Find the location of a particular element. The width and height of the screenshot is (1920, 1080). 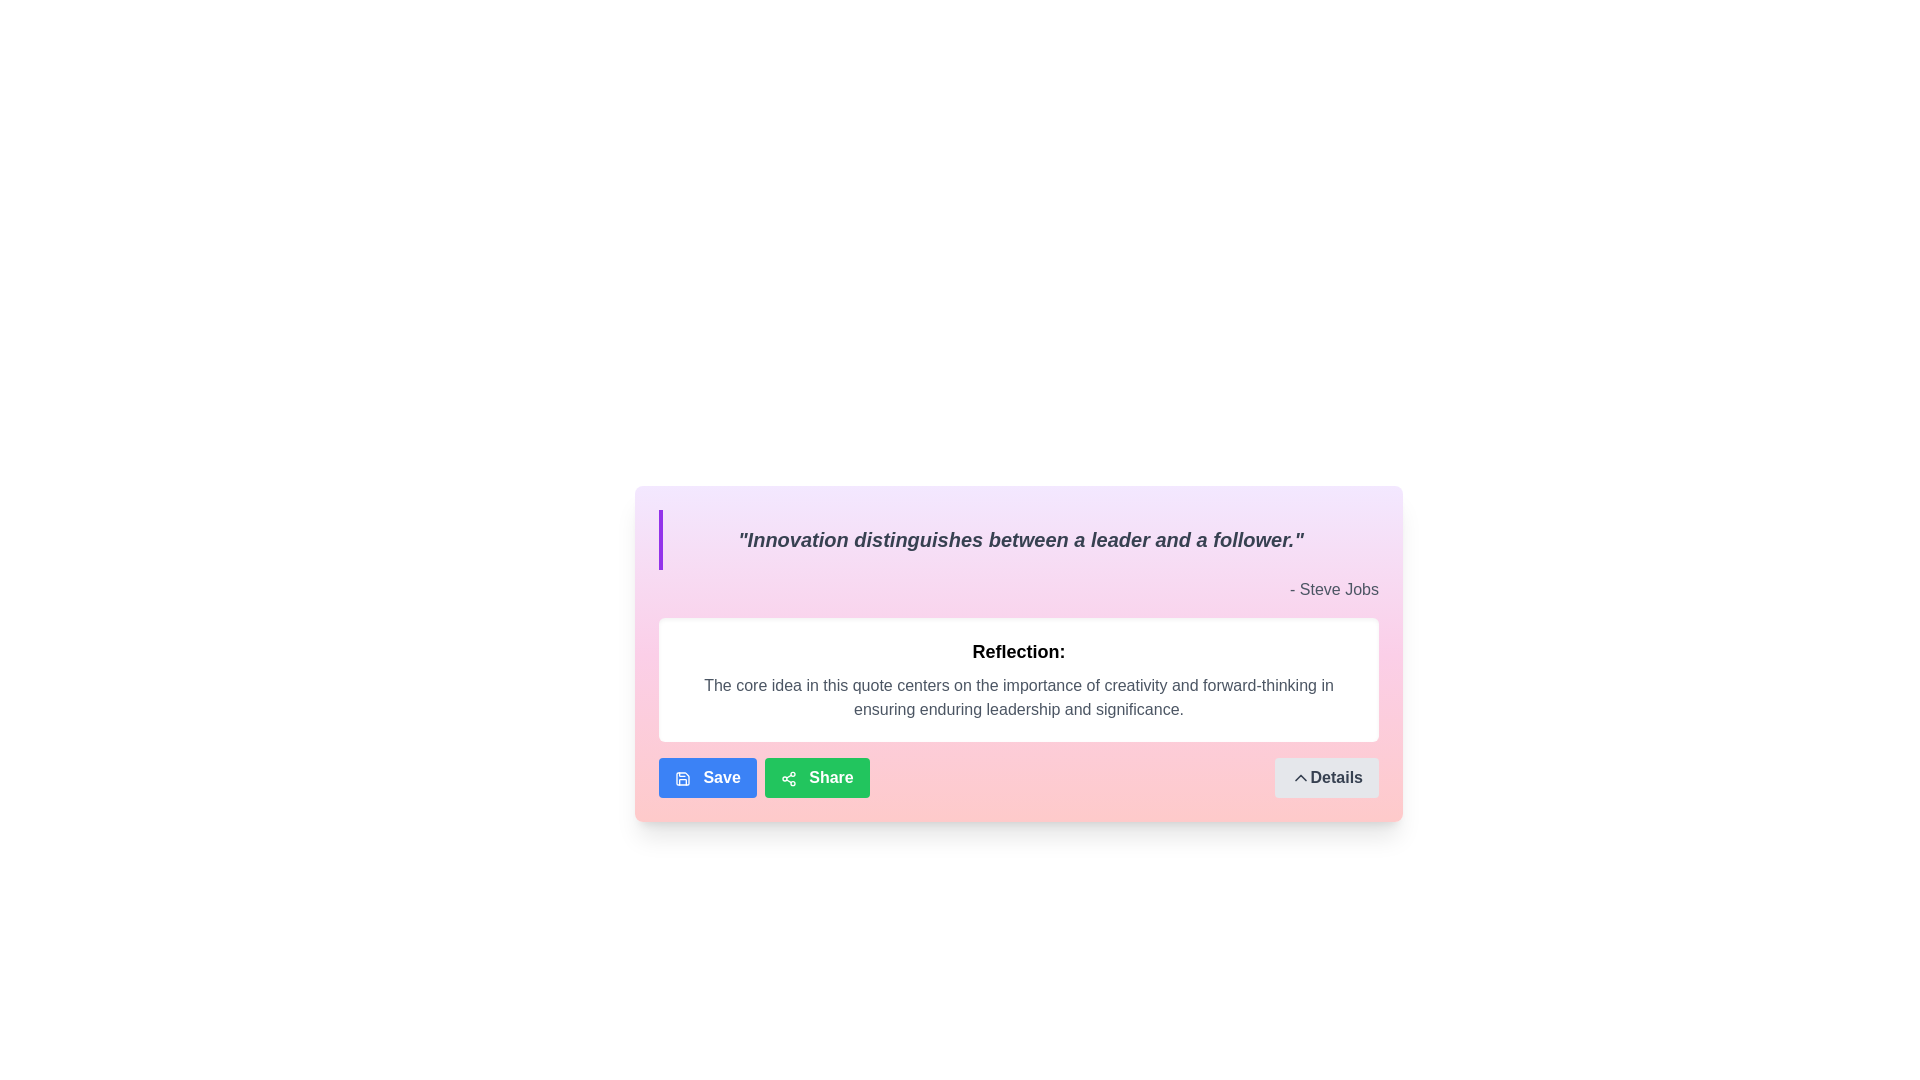

the save action icon located in the footer section of the card component, positioned at the bottom left corner and adjacent to the share icon is located at coordinates (682, 777).